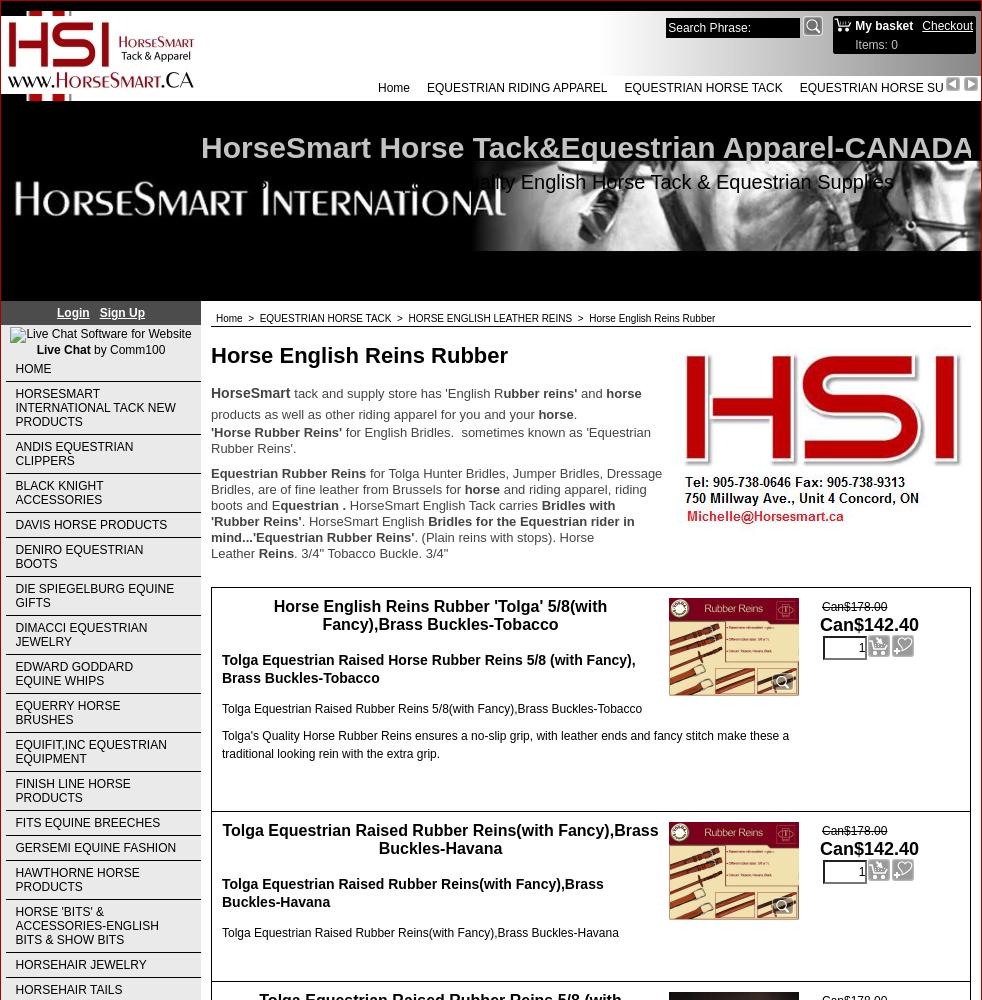 This screenshot has height=1000, width=982. I want to click on 'tack and supply store has', so click(367, 392).